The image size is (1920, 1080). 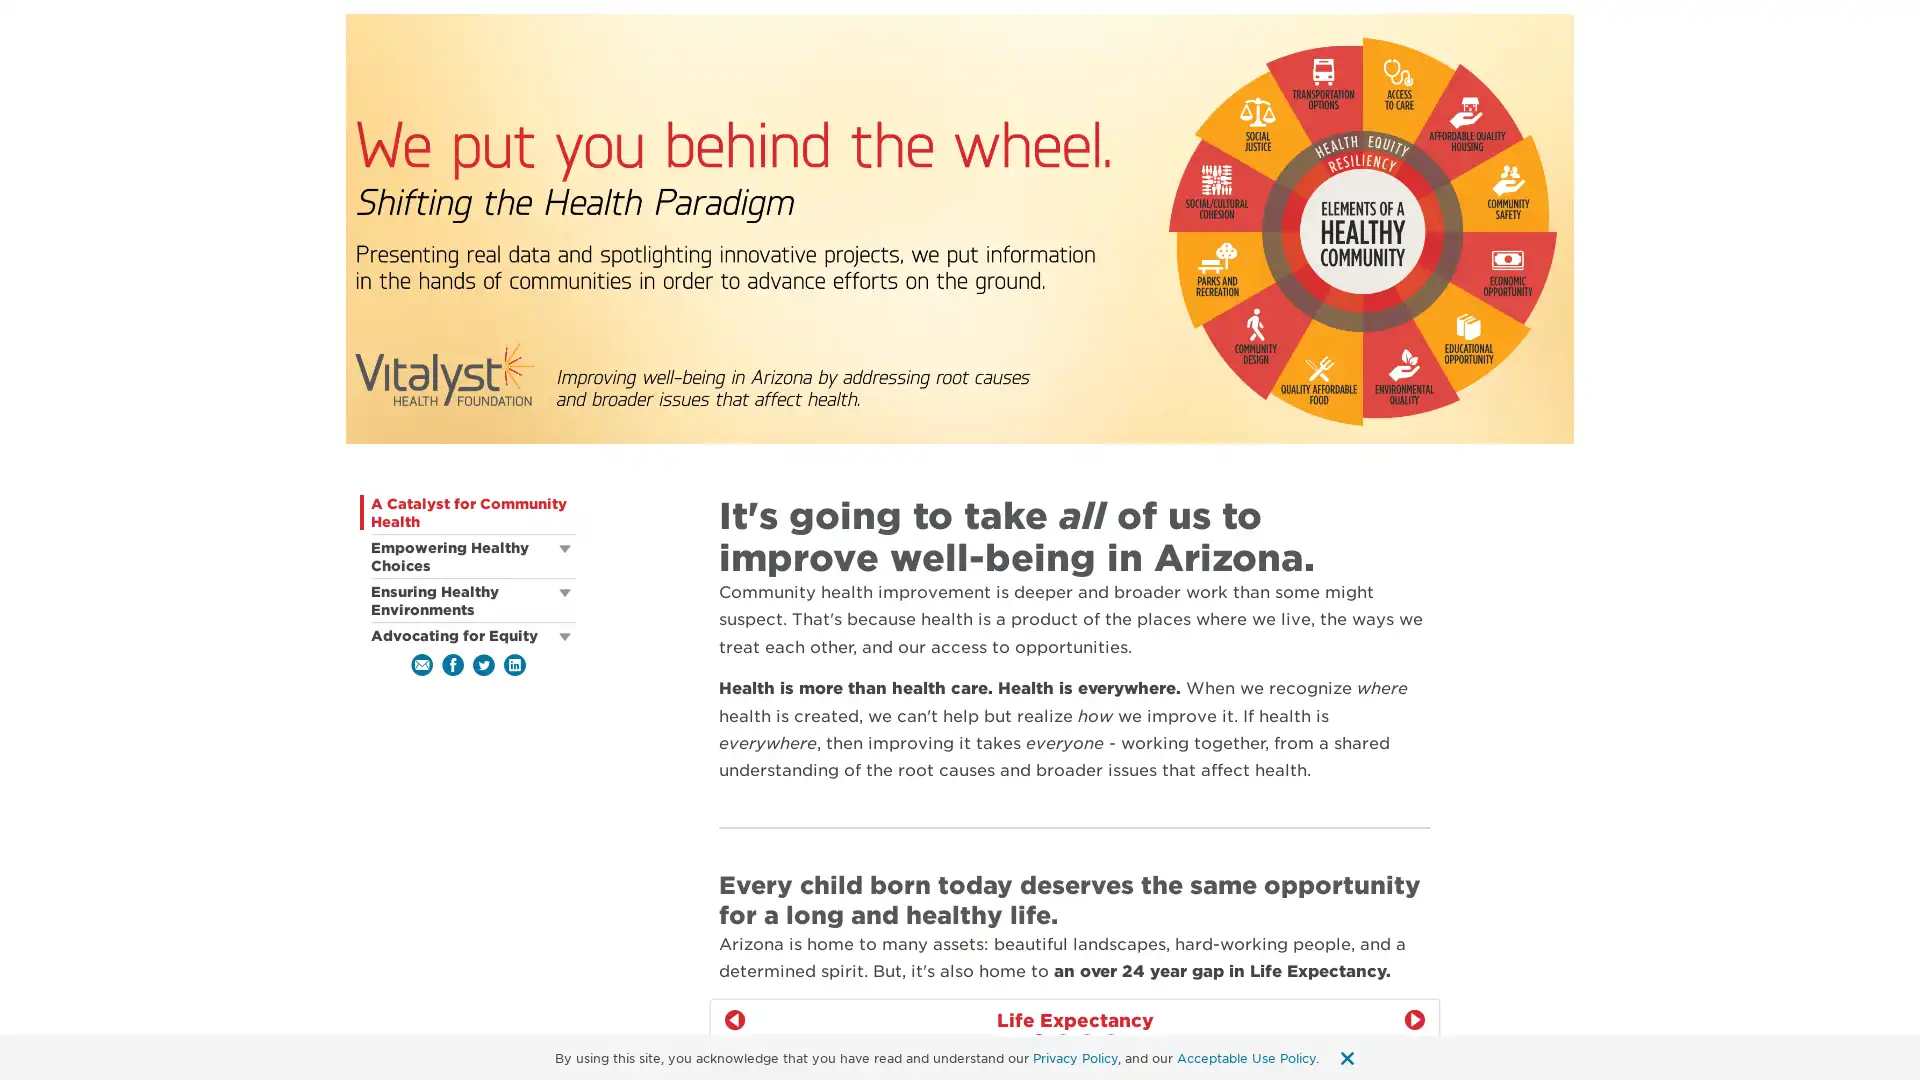 What do you see at coordinates (733, 1018) in the screenshot?
I see `previous` at bounding box center [733, 1018].